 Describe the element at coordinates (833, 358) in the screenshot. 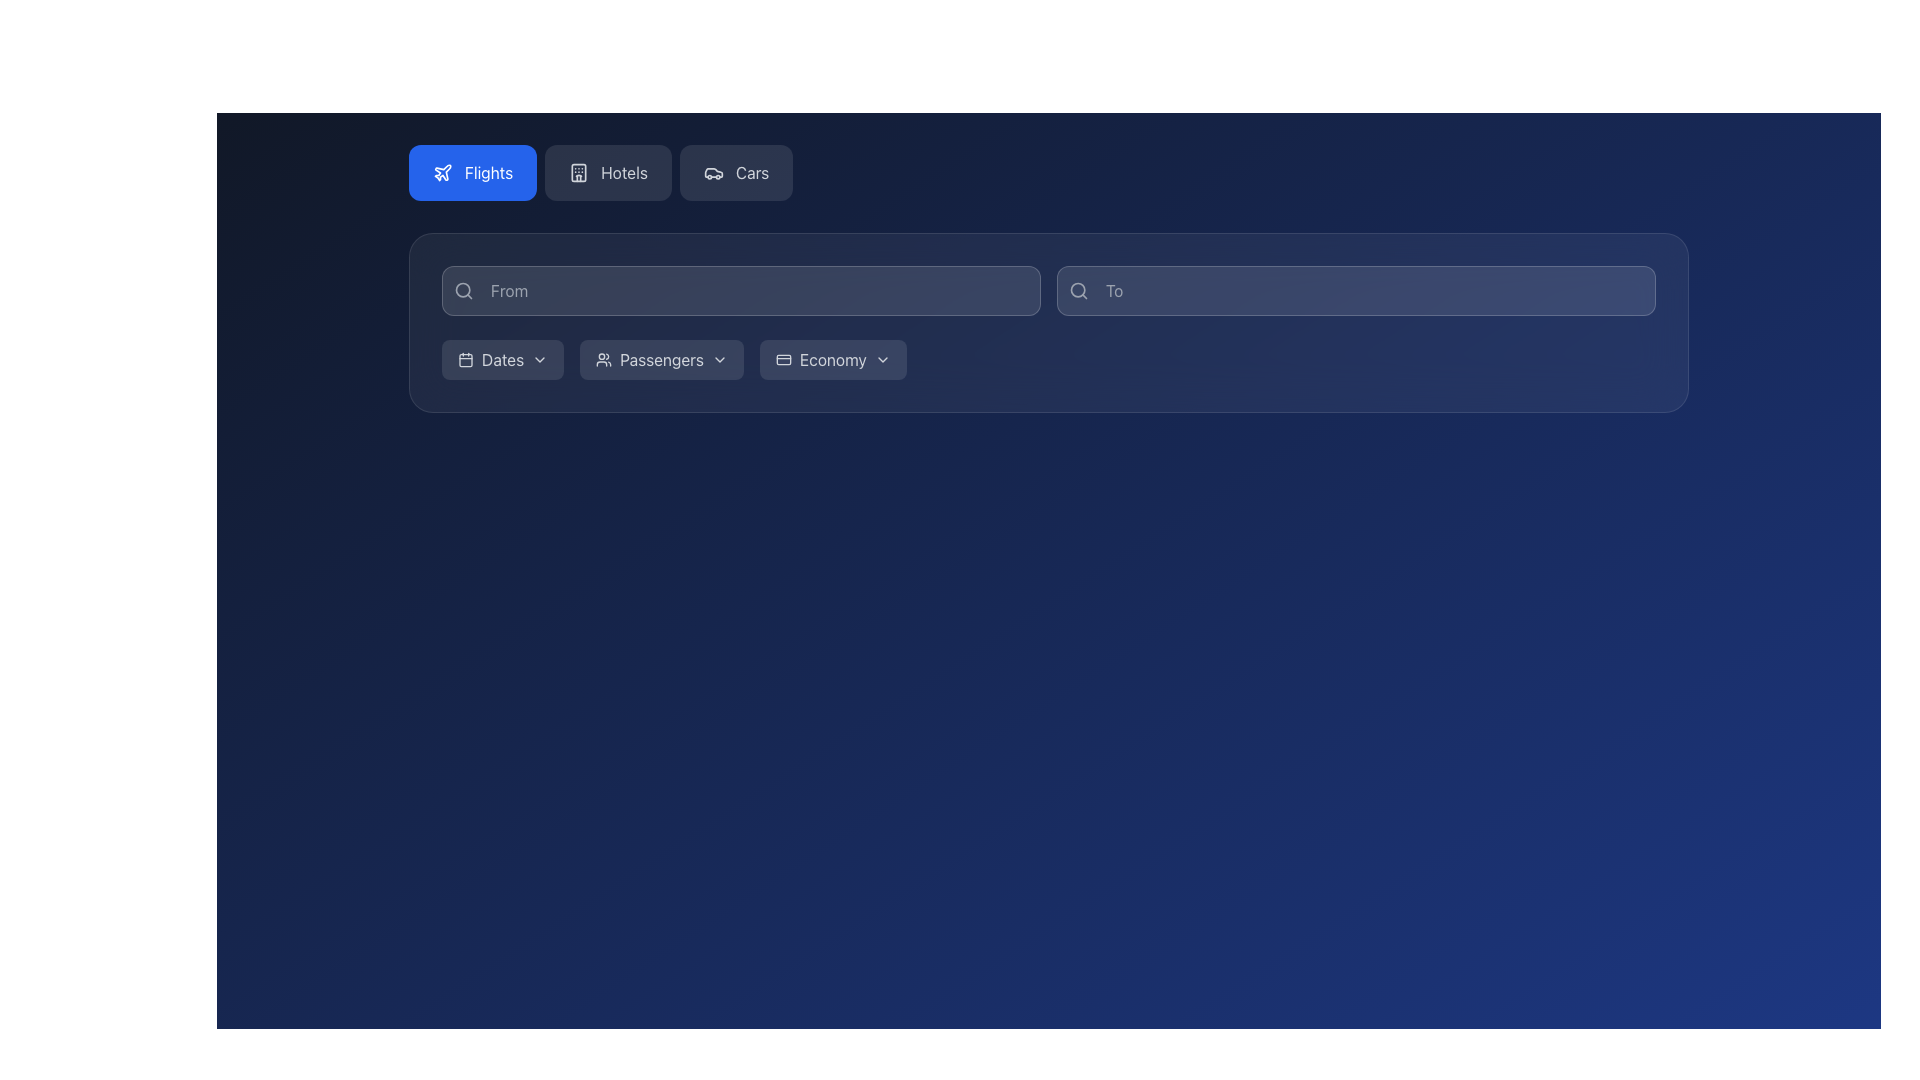

I see `the static text label reading 'Economy', which is displayed in subdued gray and is part of a horizontal list of options between an icon representing a credit card and a downward-pointing chevron icon` at that location.